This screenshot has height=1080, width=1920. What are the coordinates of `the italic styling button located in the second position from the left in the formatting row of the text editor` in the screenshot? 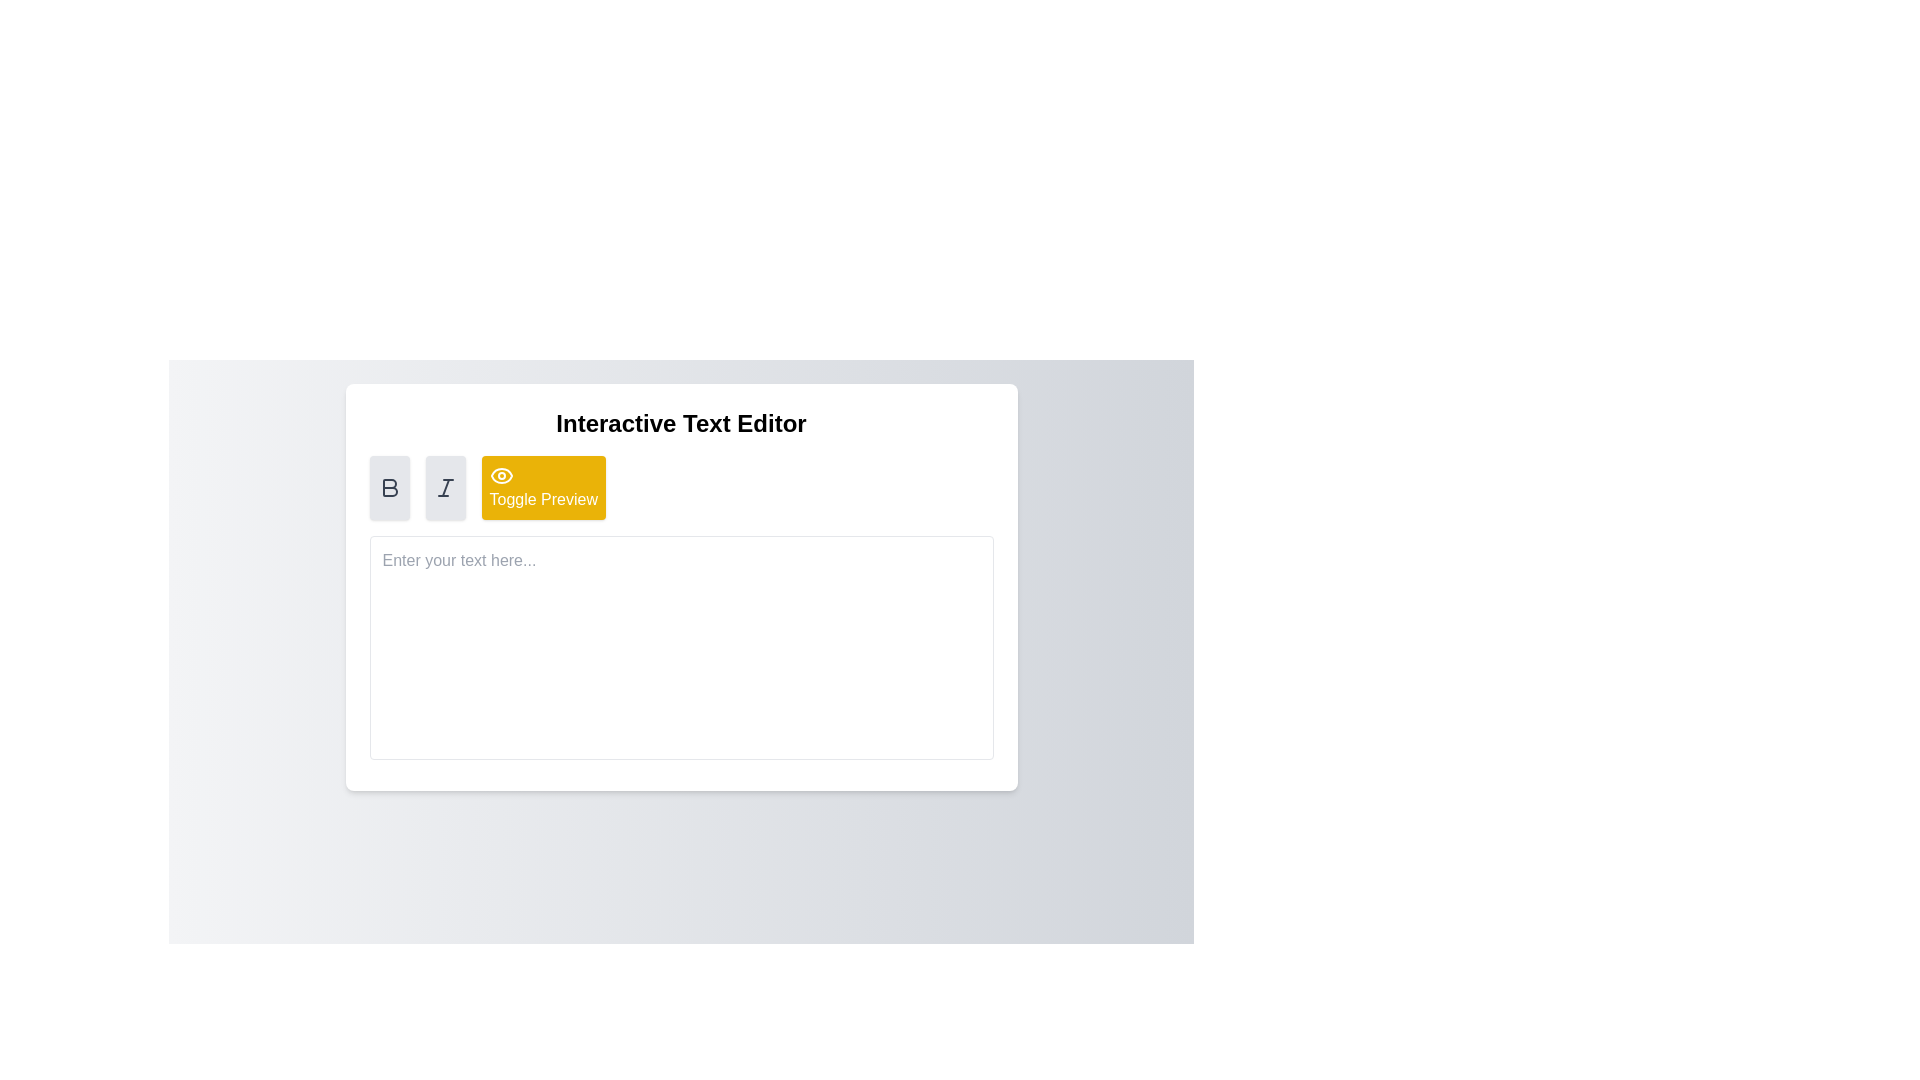 It's located at (444, 488).